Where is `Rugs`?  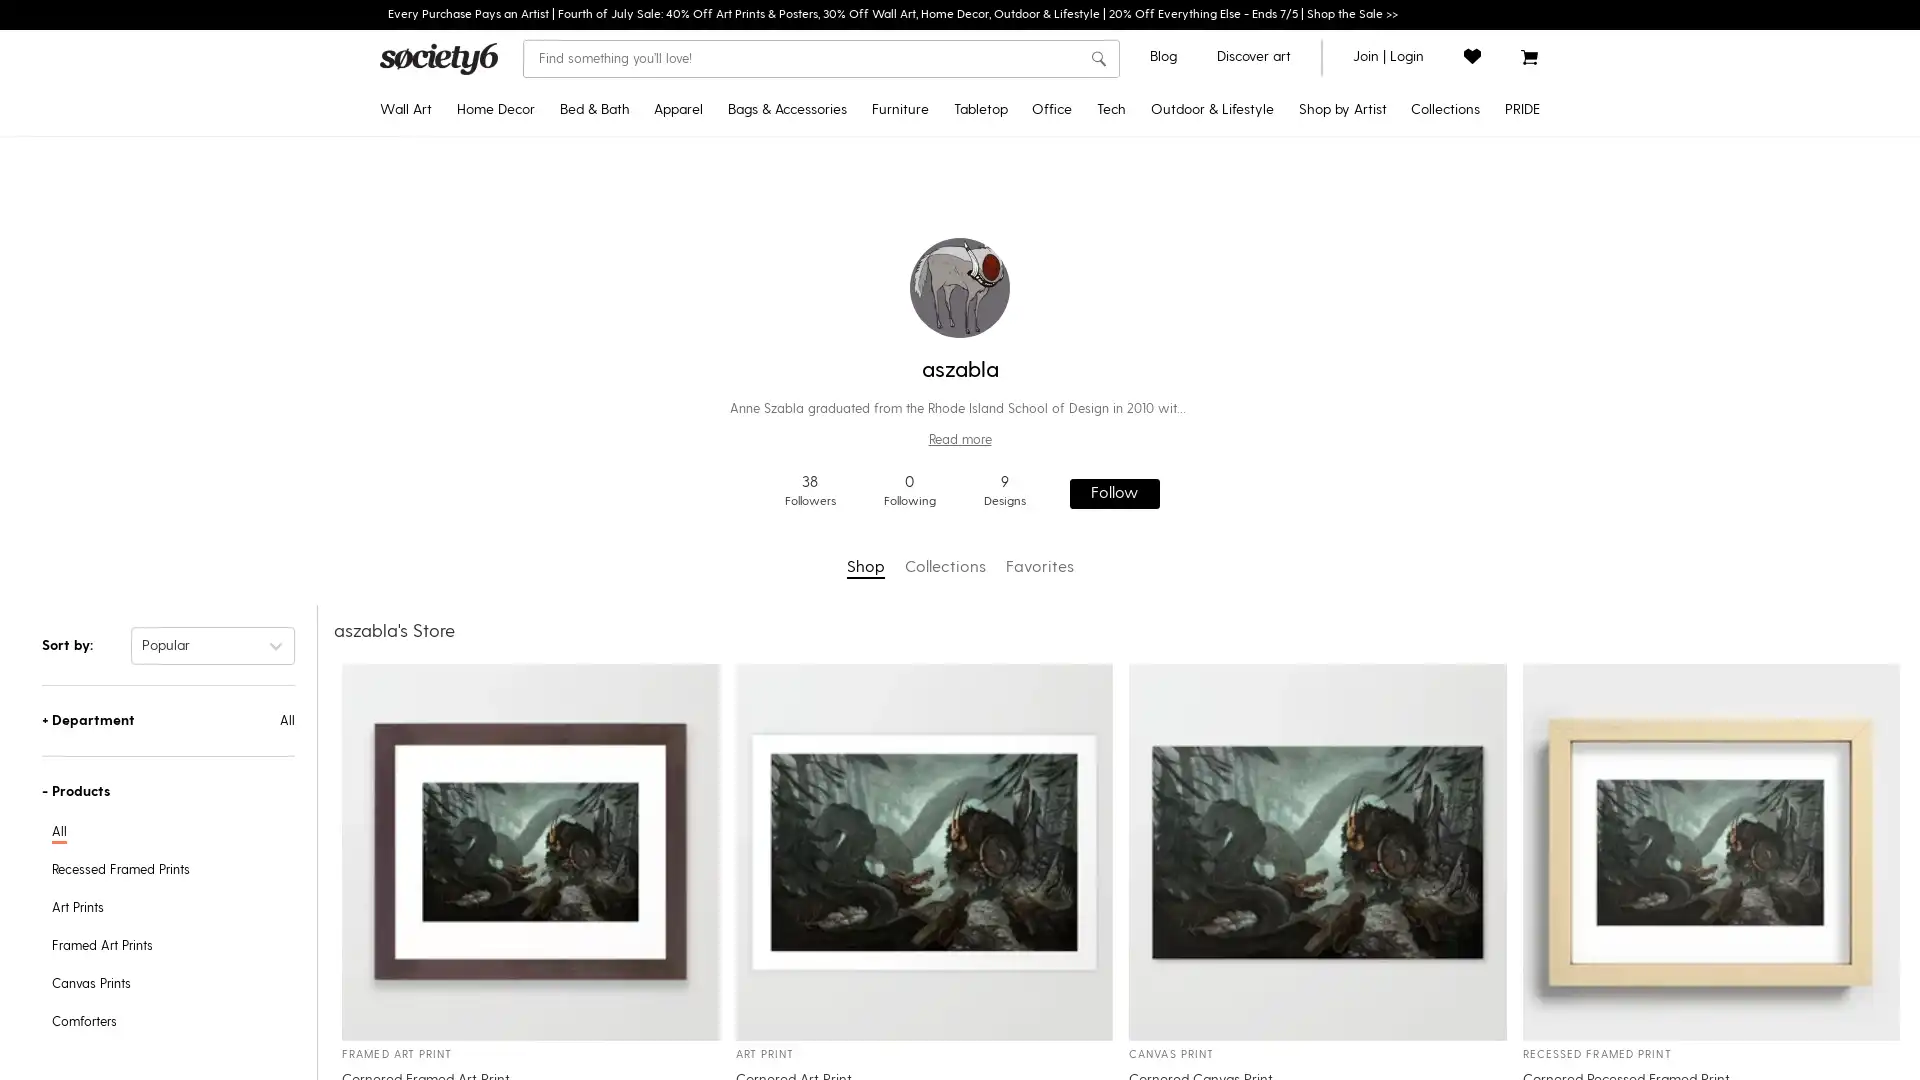
Rugs is located at coordinates (533, 416).